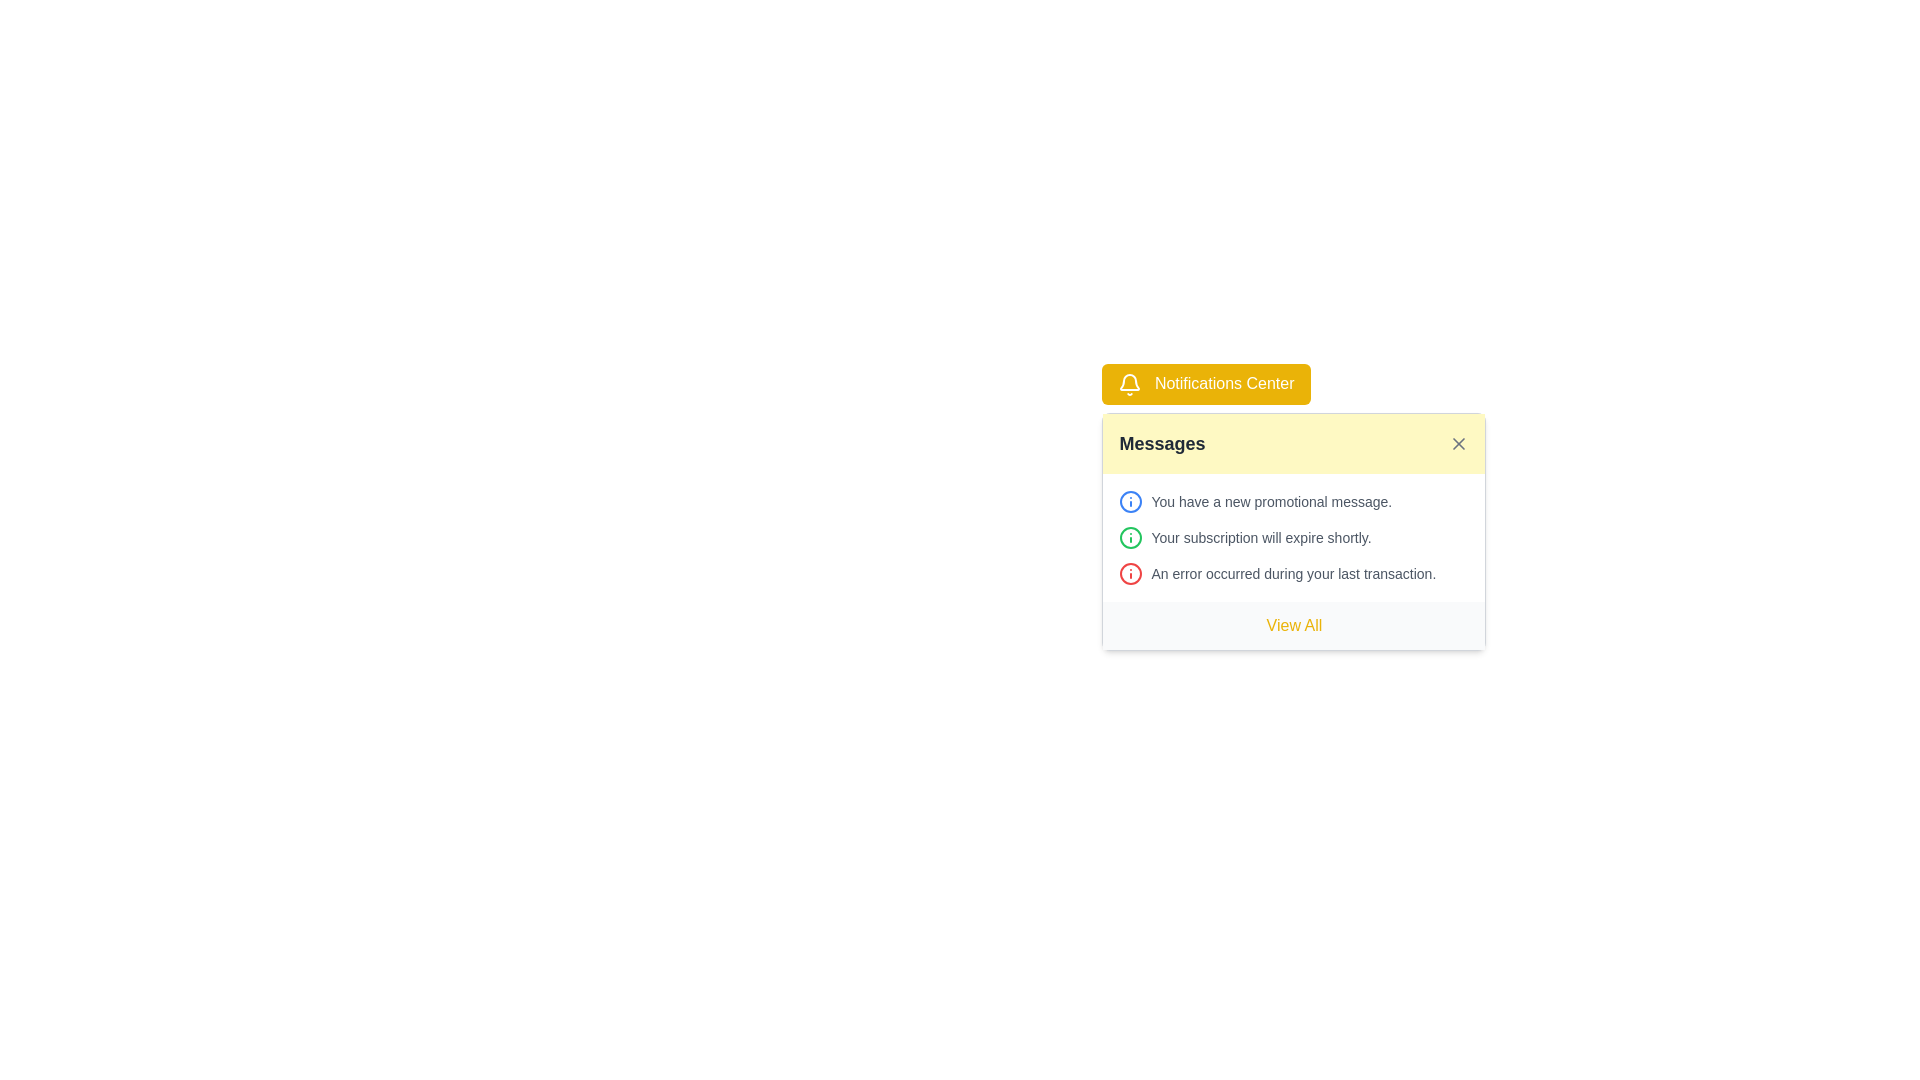 This screenshot has width=1920, height=1080. What do you see at coordinates (1131, 500) in the screenshot?
I see `the icon located at the leftmost position of the group containing the text 'You have a new promotional message' in the top section of the notification card under the 'Messages' heading` at bounding box center [1131, 500].